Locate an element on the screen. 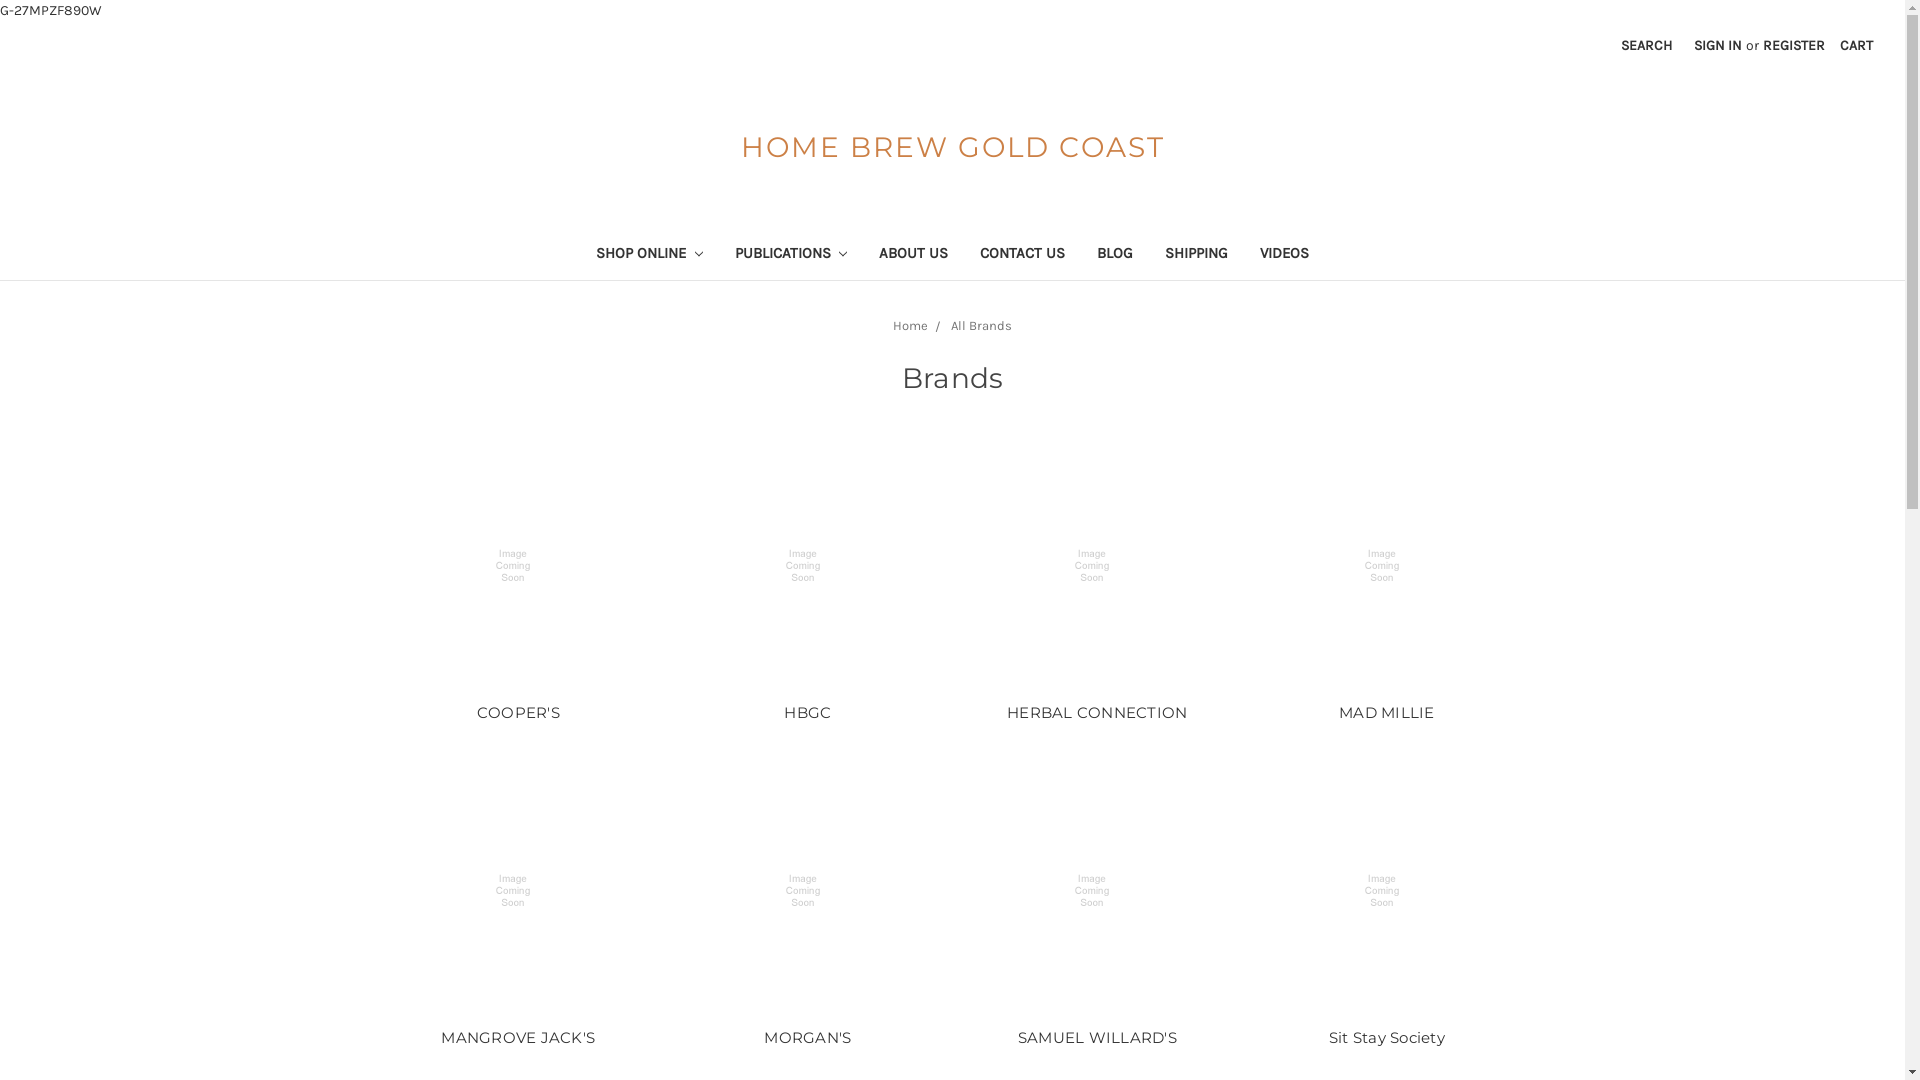 The width and height of the screenshot is (1920, 1080). 'PUBLICATIONS' is located at coordinates (789, 254).